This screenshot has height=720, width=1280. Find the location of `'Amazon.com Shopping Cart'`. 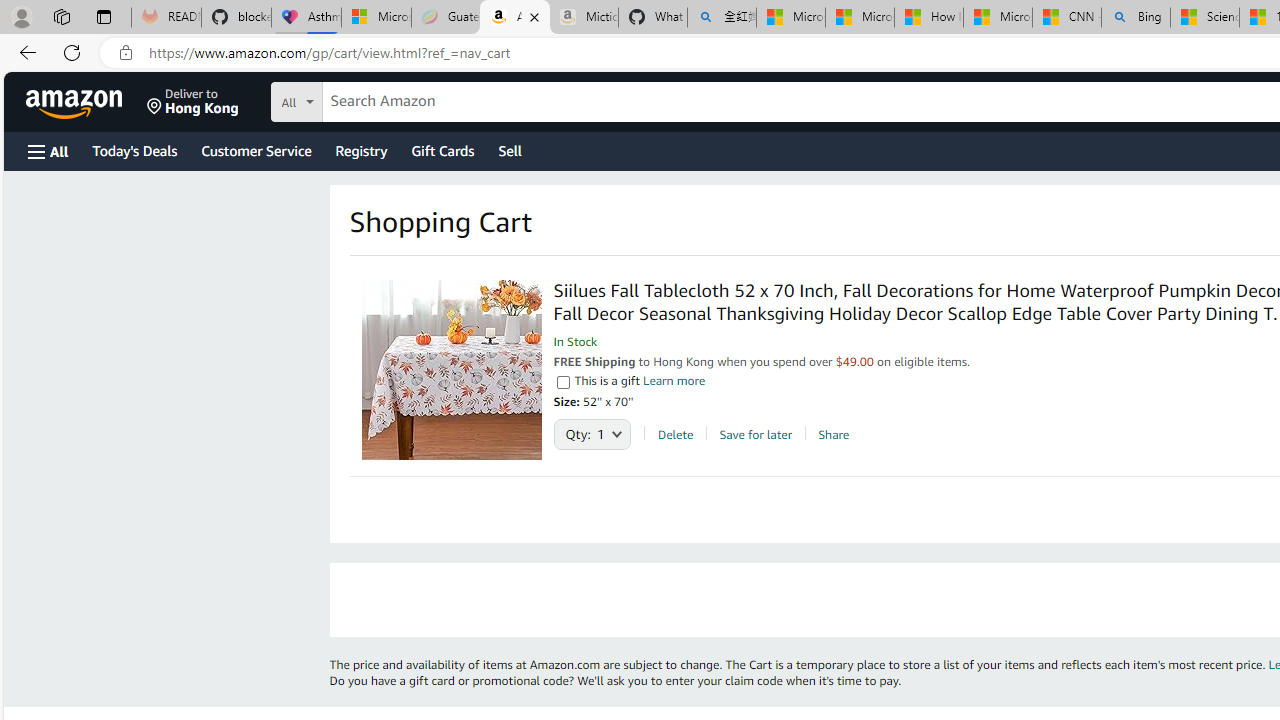

'Amazon.com Shopping Cart' is located at coordinates (515, 17).